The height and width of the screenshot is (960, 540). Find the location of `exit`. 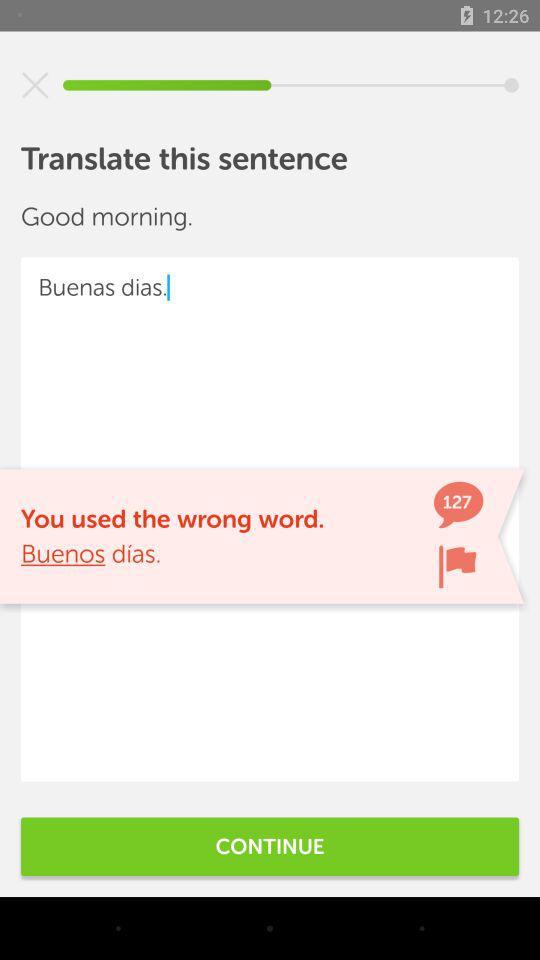

exit is located at coordinates (35, 85).